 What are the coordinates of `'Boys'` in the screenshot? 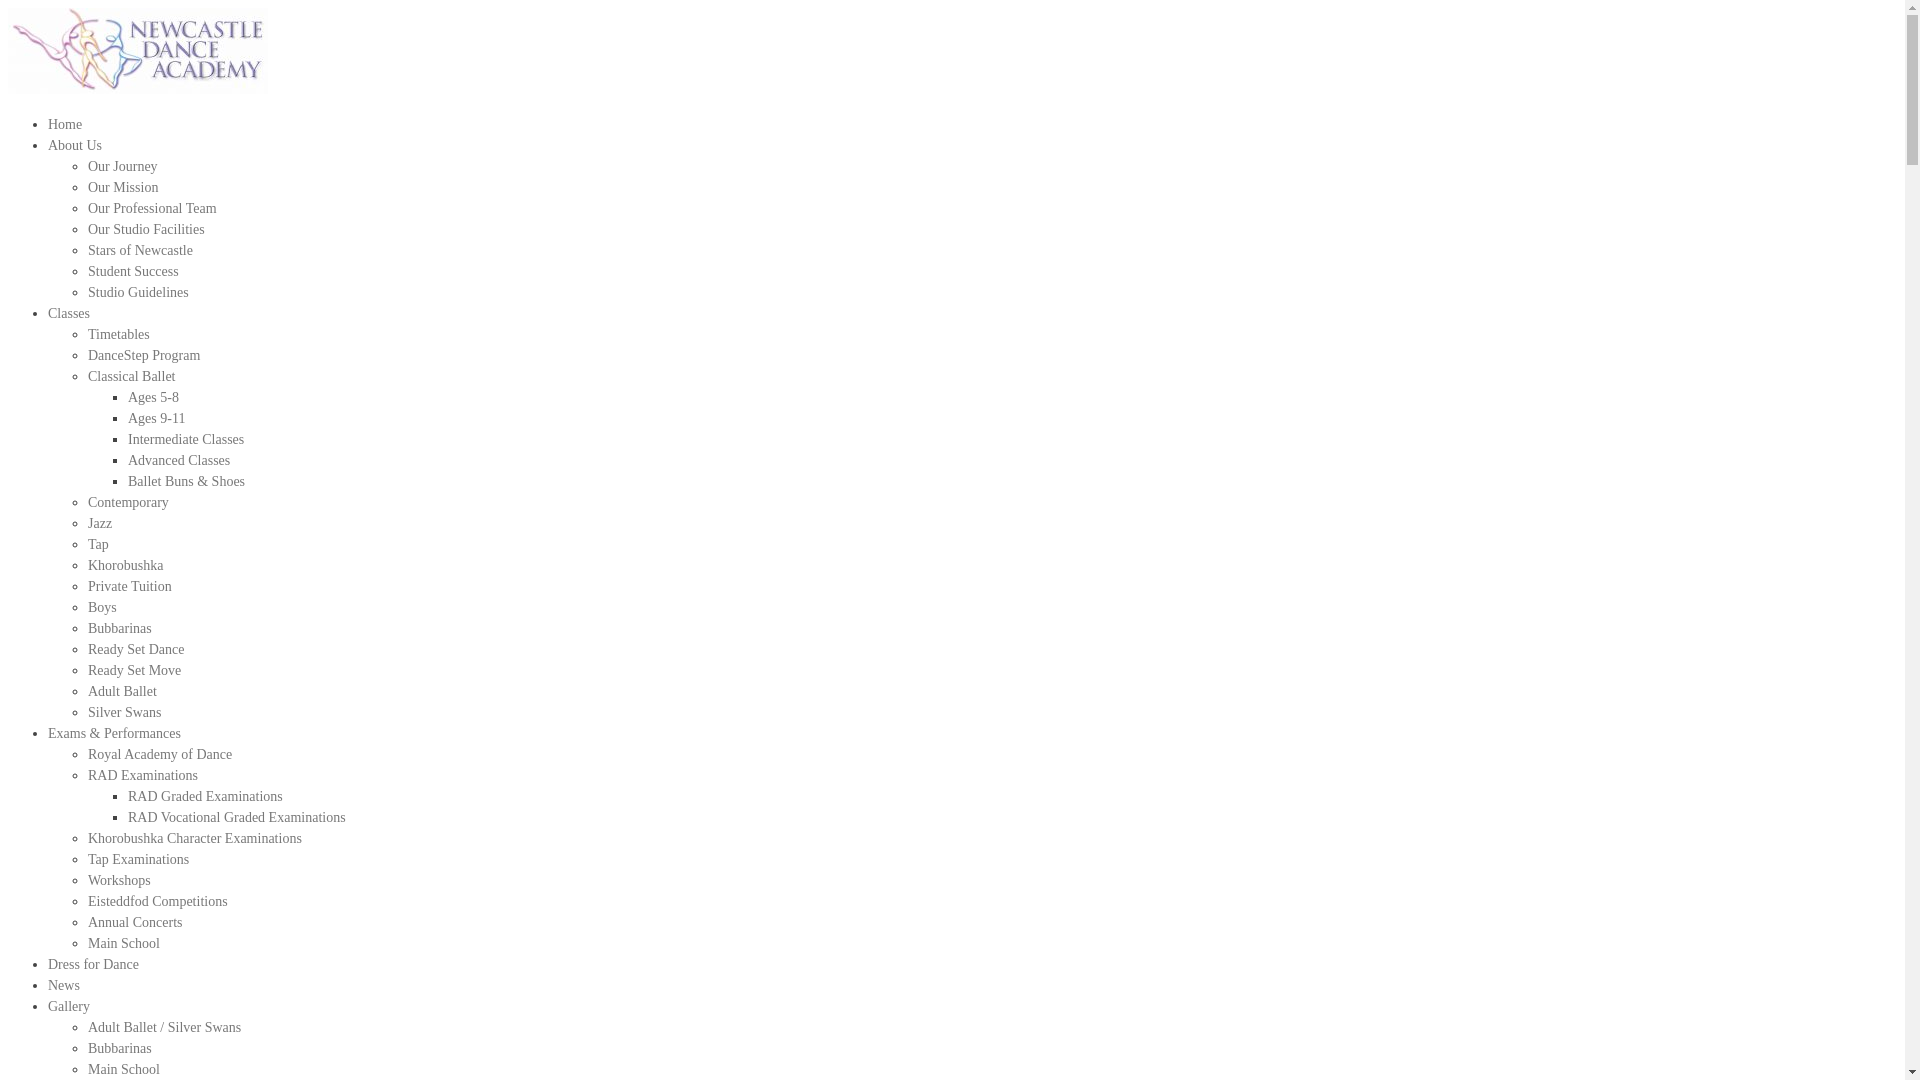 It's located at (101, 606).